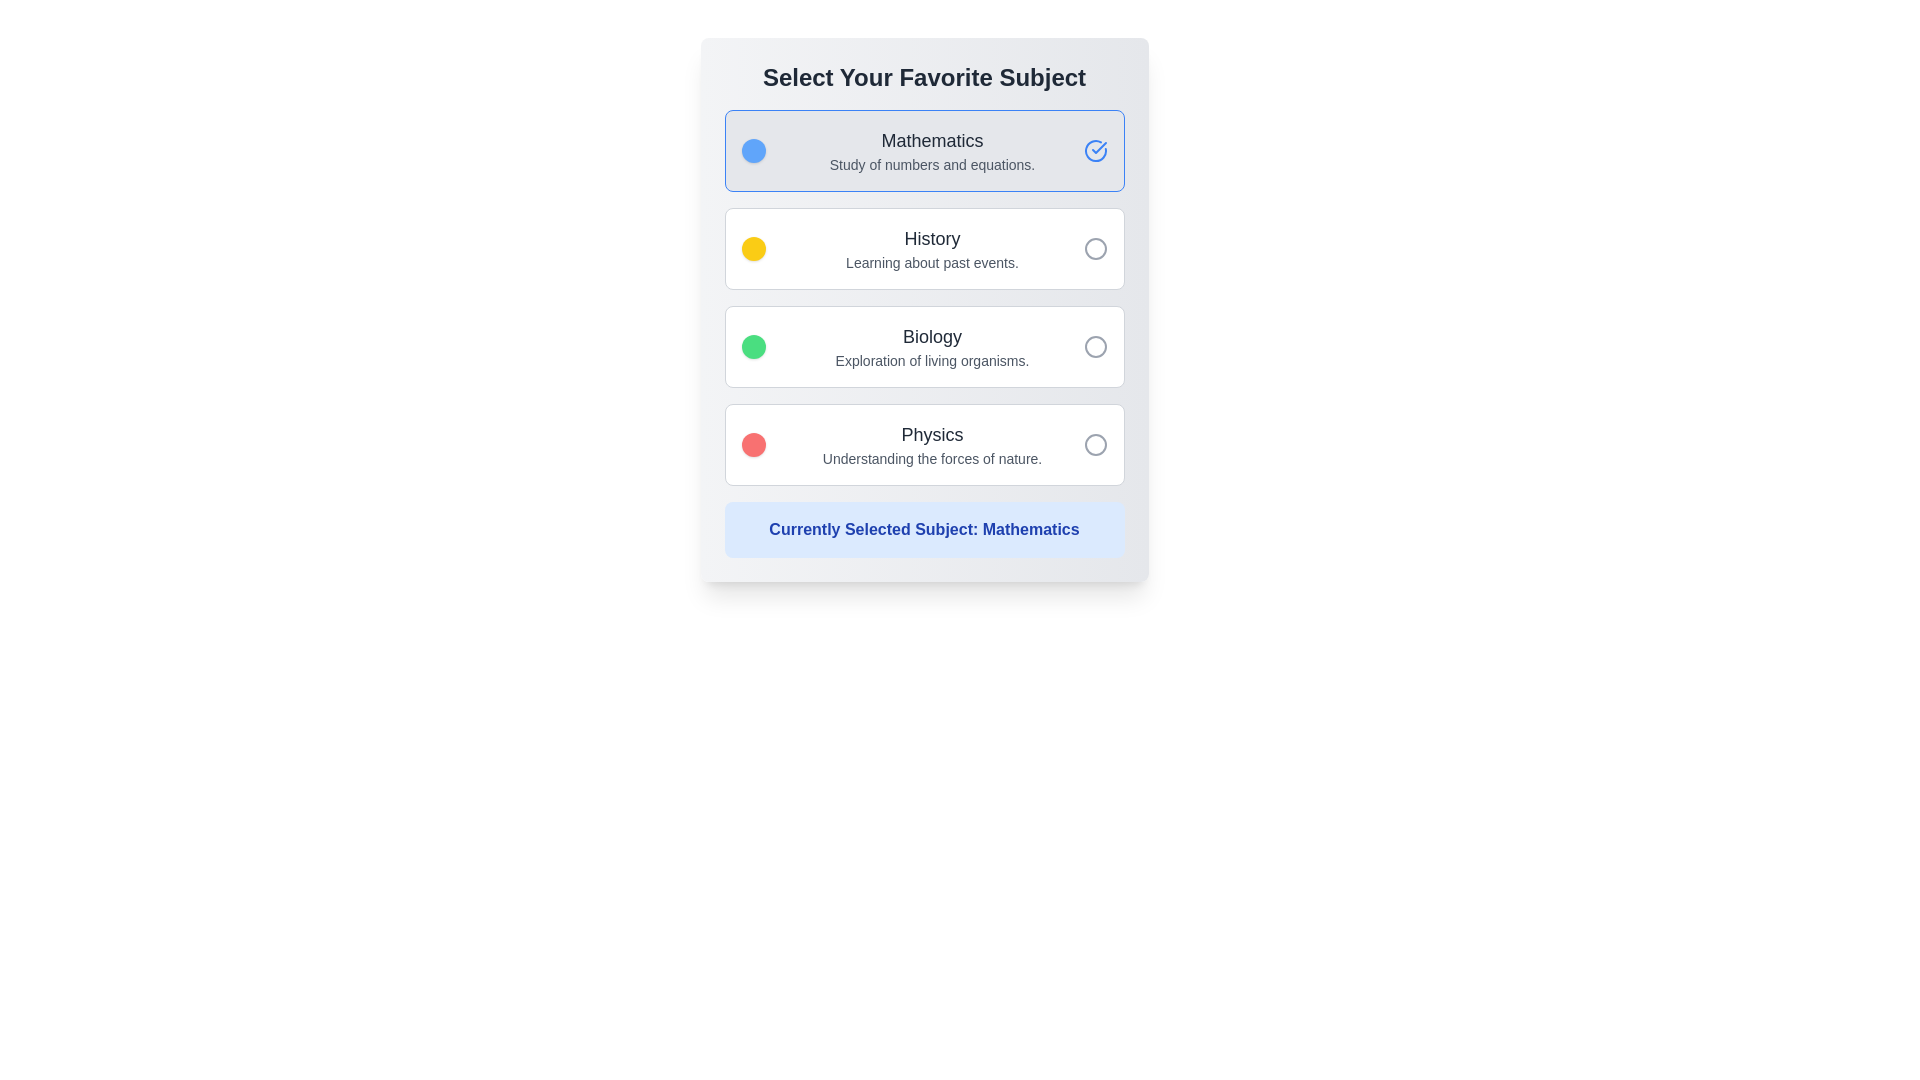 Image resolution: width=1920 pixels, height=1080 pixels. Describe the element at coordinates (923, 528) in the screenshot. I see `the Text Display Box that dynamically displays the currently selected subject in the interface, located at the bottom of the subject selection area` at that location.